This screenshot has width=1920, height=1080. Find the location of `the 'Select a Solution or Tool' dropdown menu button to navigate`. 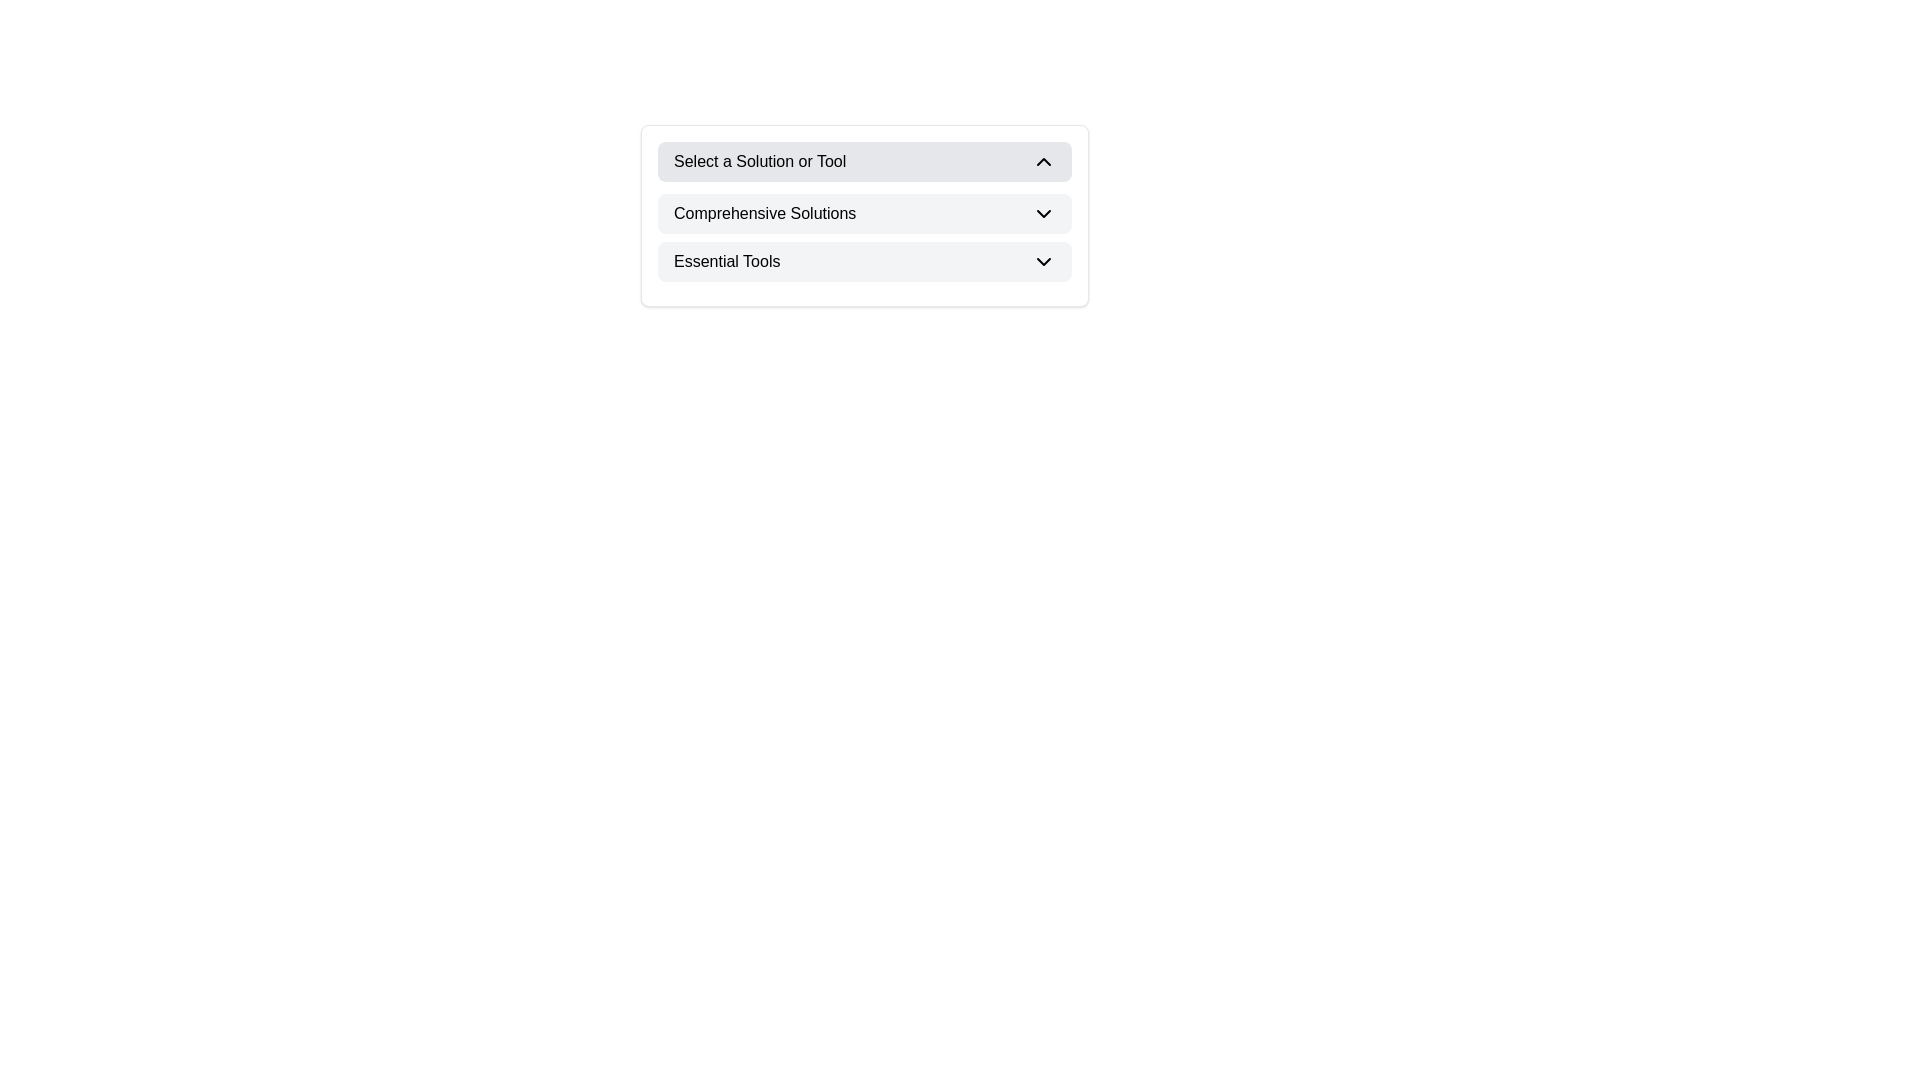

the 'Select a Solution or Tool' dropdown menu button to navigate is located at coordinates (864, 161).